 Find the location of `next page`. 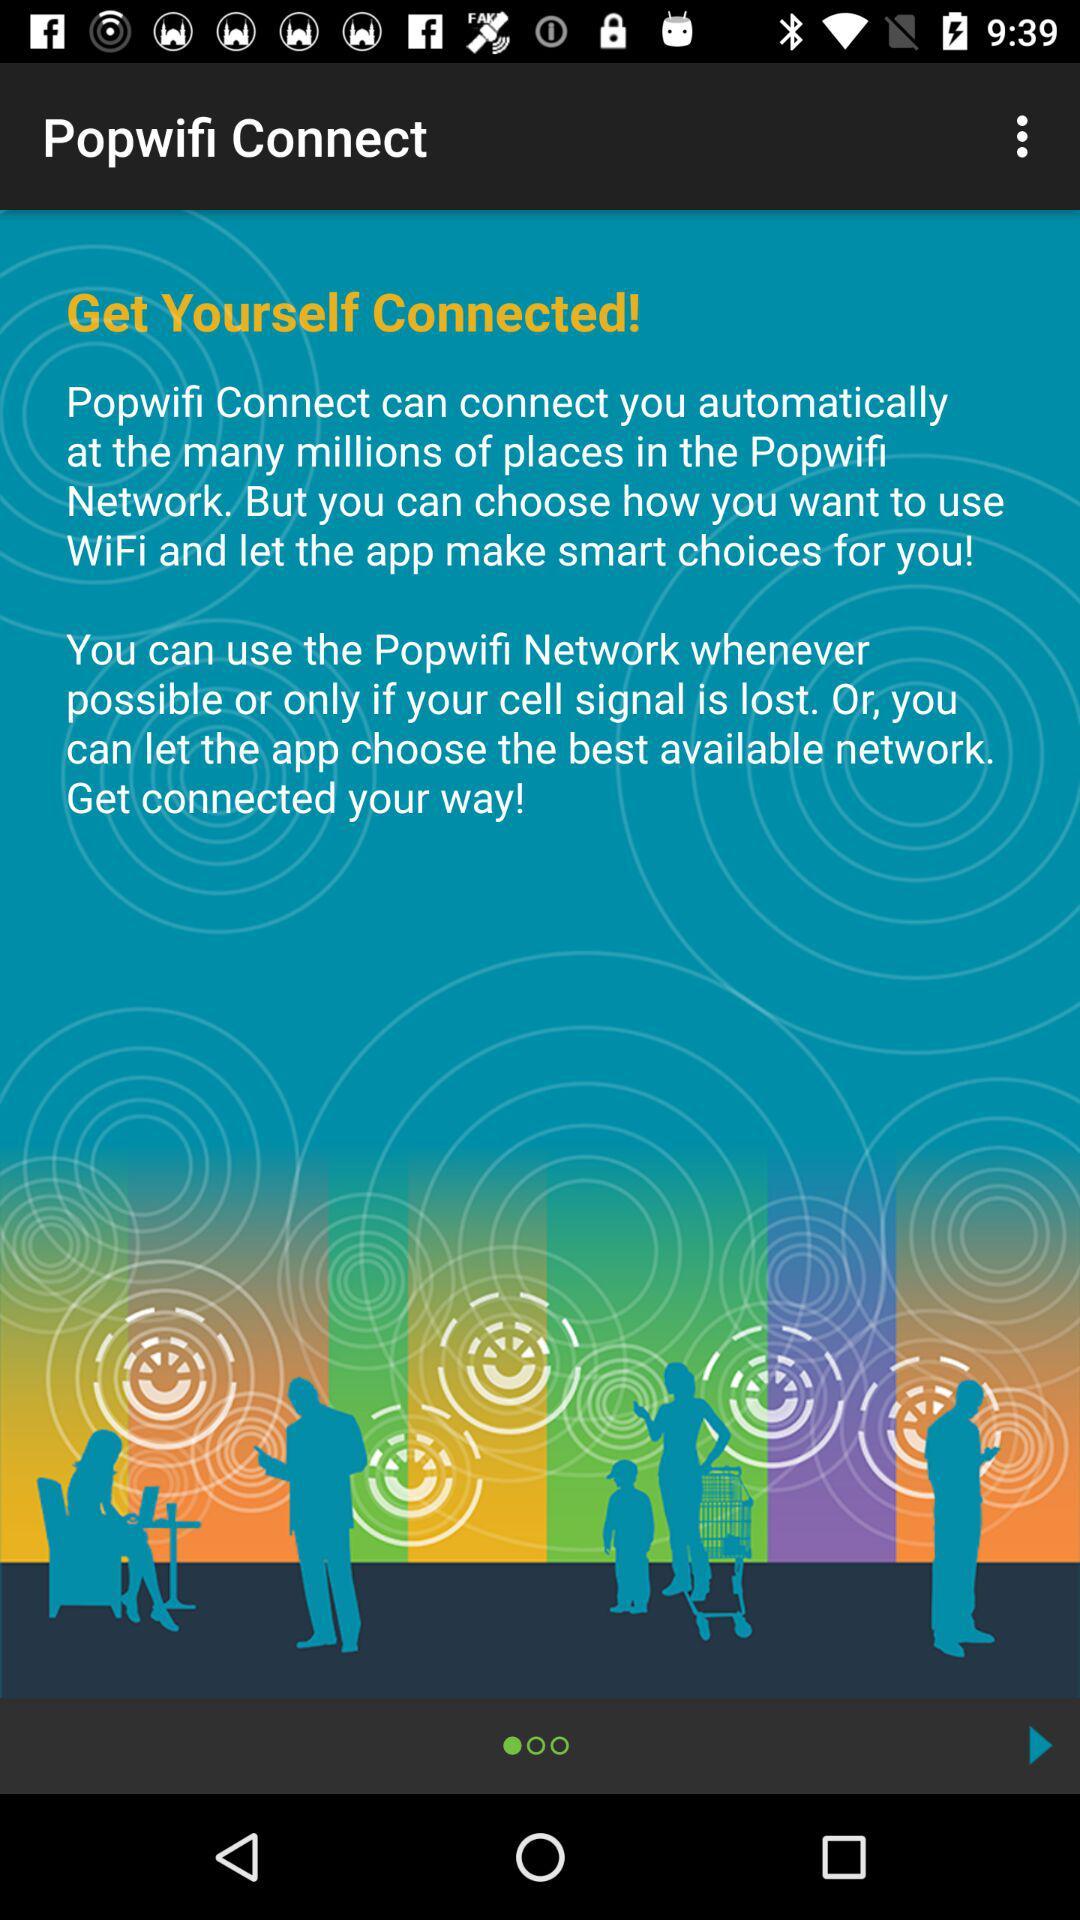

next page is located at coordinates (1039, 1744).